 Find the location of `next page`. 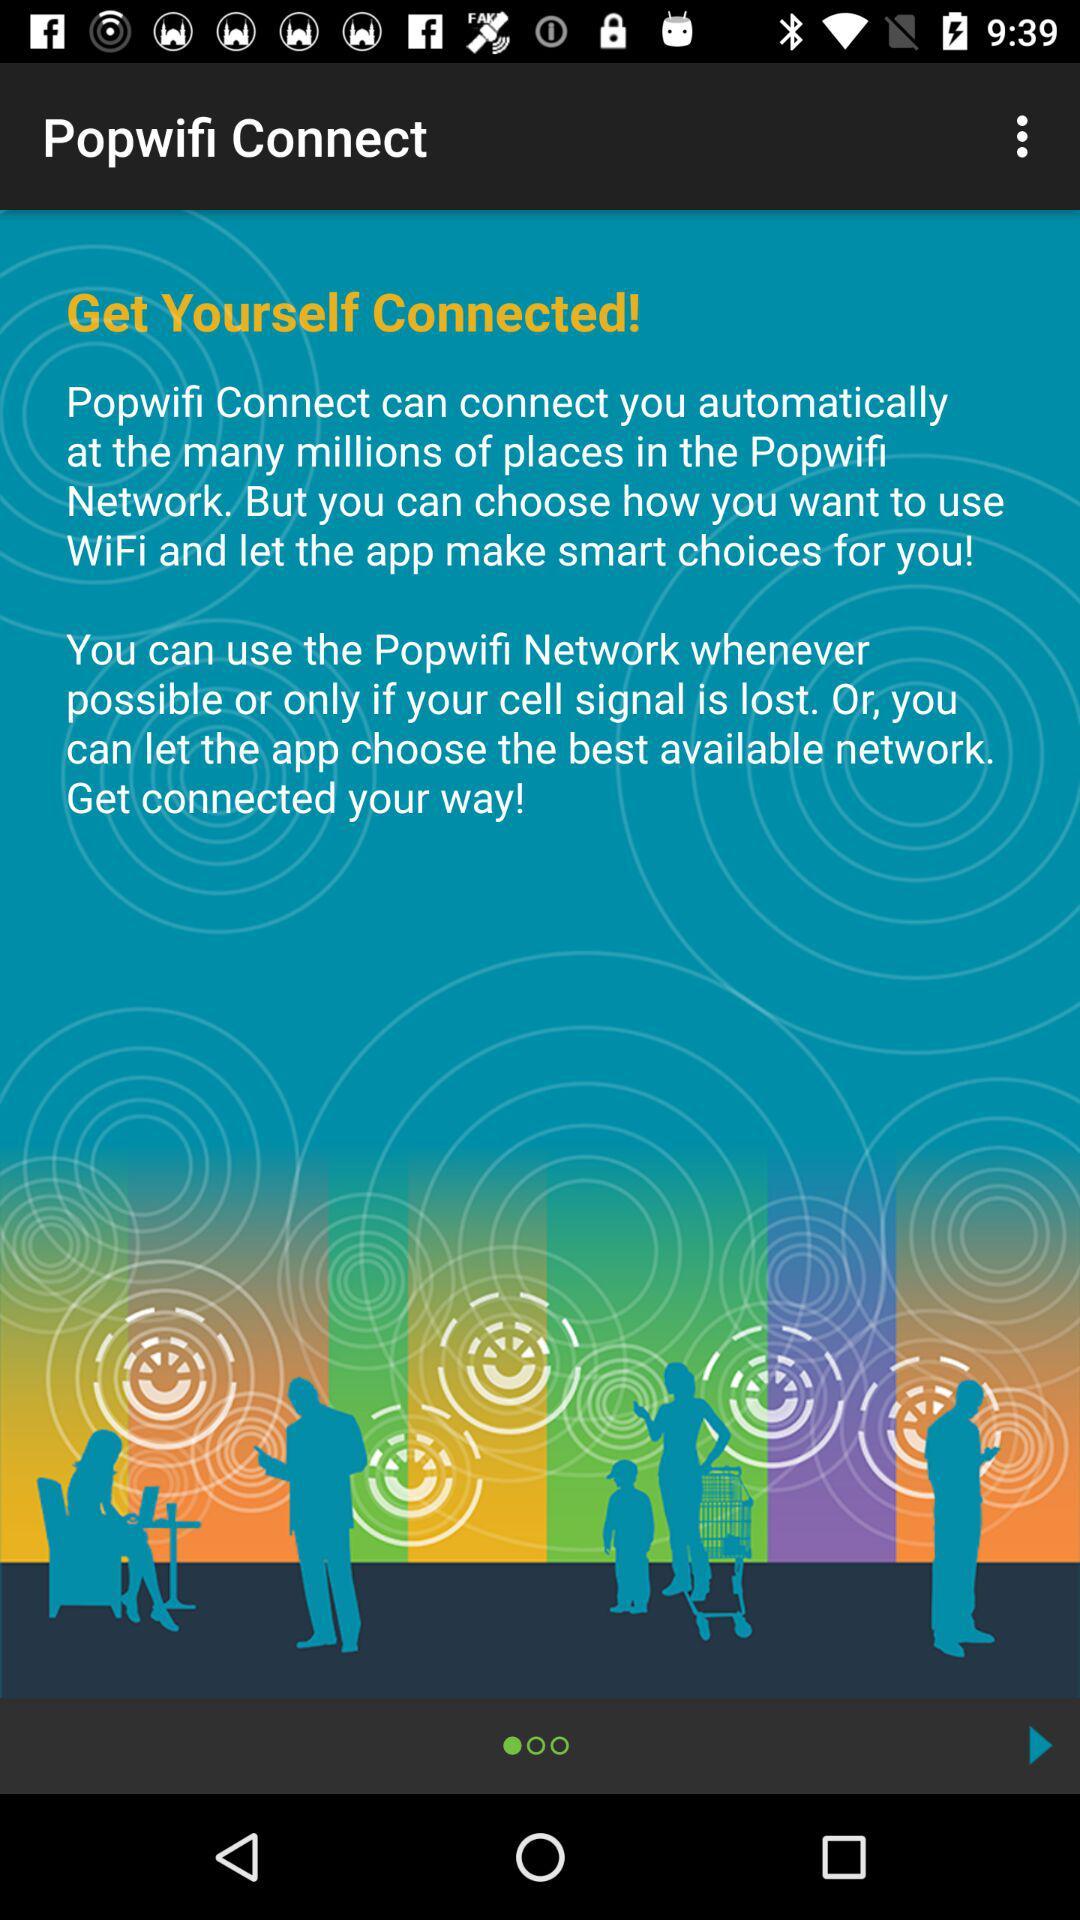

next page is located at coordinates (1039, 1744).